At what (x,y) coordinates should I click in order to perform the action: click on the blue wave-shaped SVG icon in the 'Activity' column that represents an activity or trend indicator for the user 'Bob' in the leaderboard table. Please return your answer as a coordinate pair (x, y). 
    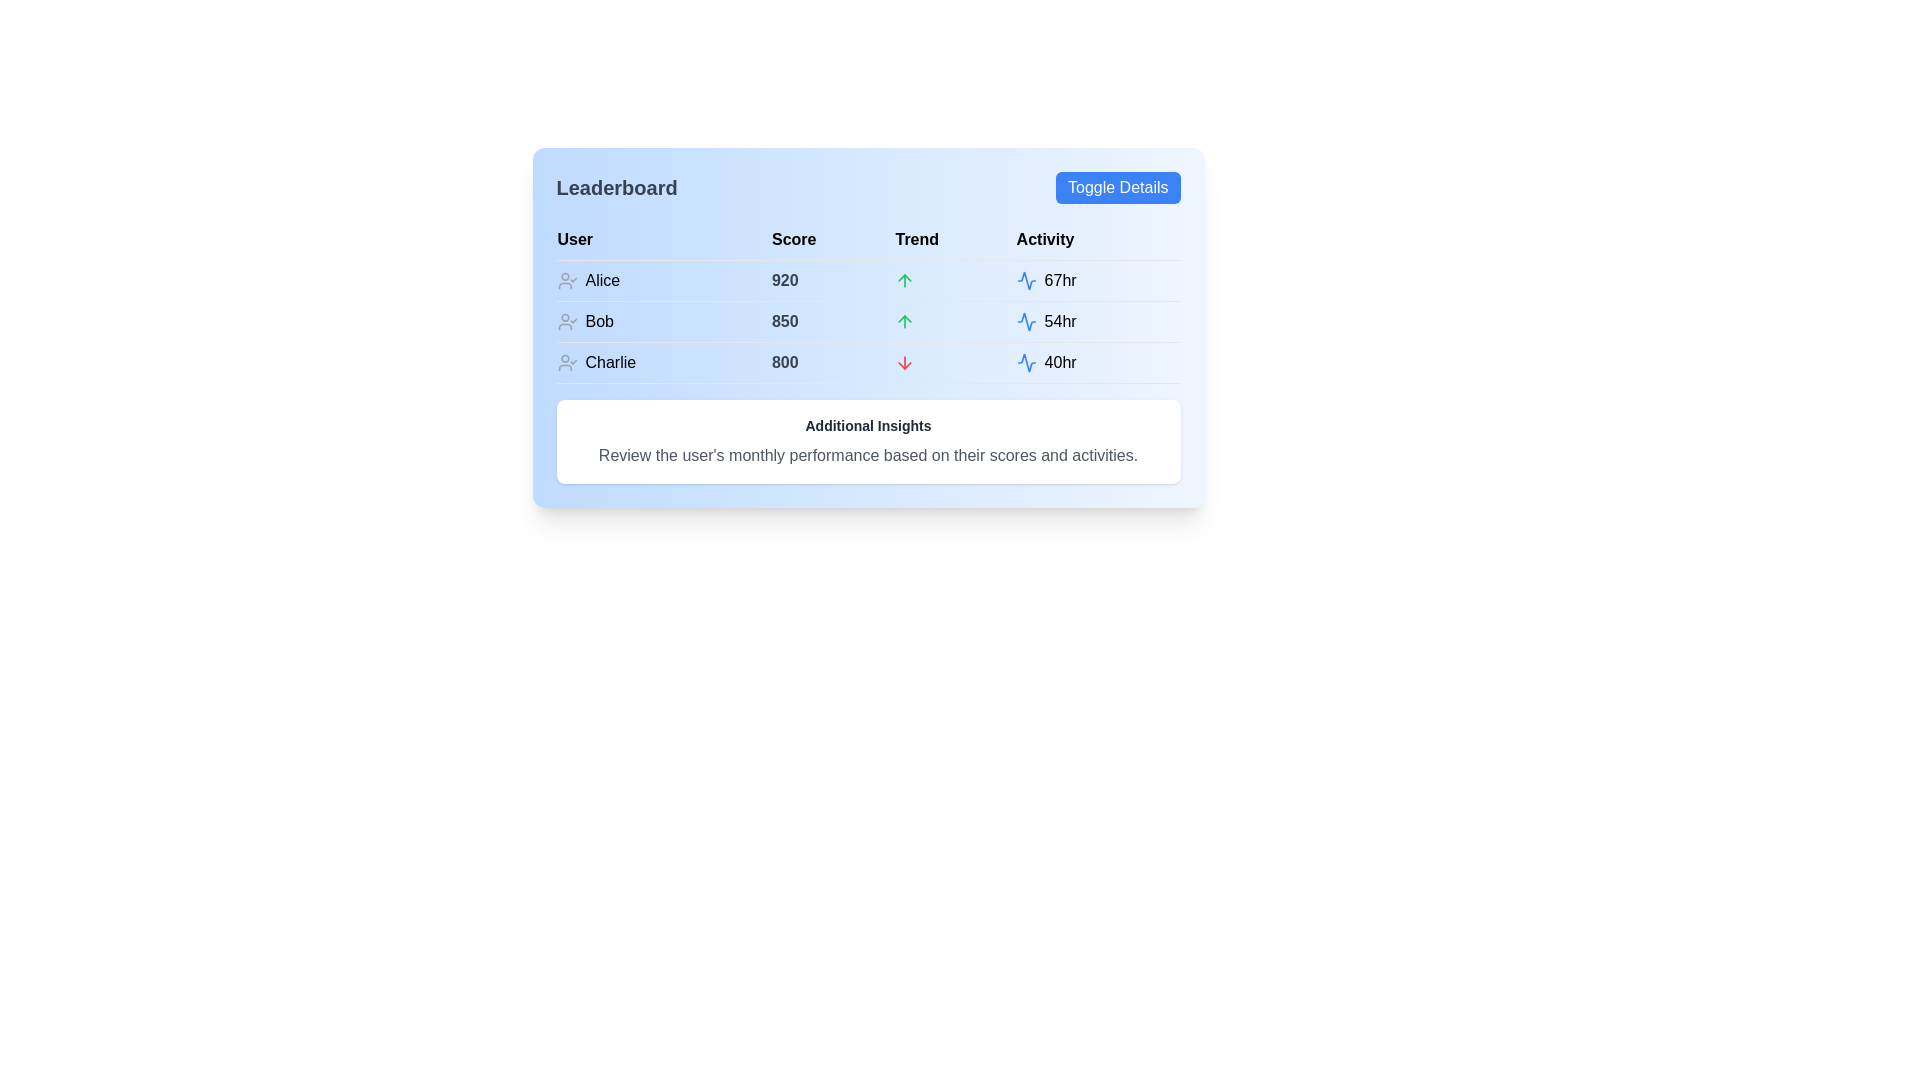
    Looking at the image, I should click on (1026, 320).